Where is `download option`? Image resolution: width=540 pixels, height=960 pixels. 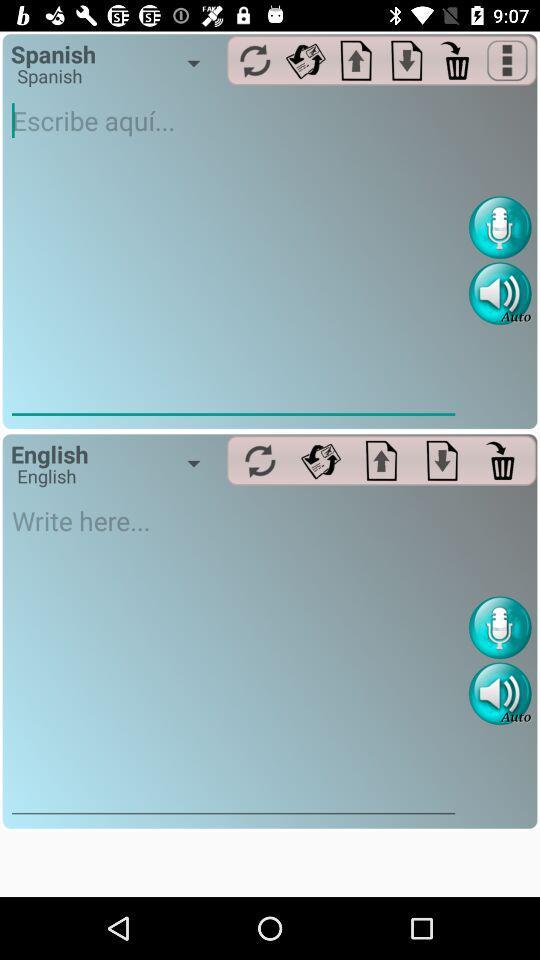 download option is located at coordinates (442, 460).